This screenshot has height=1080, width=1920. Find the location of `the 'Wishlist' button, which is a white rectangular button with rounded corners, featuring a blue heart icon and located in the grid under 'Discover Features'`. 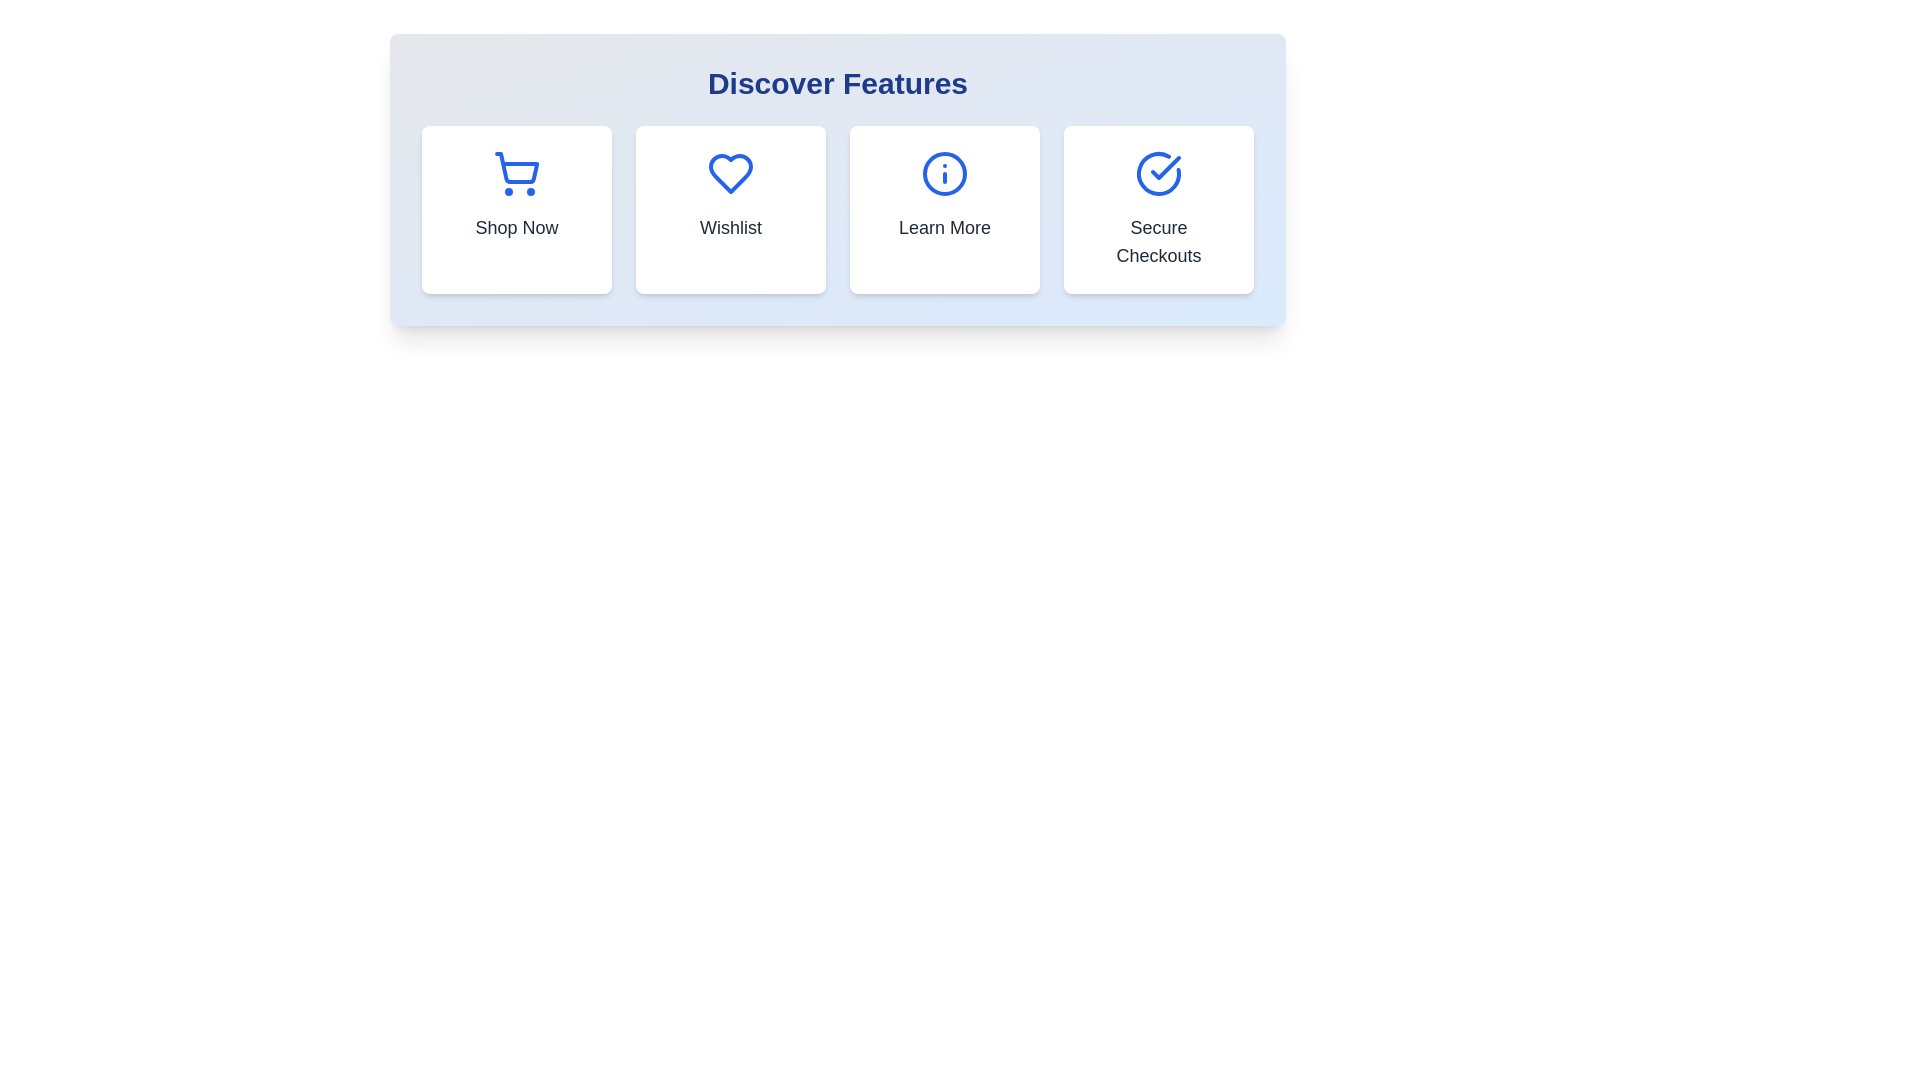

the 'Wishlist' button, which is a white rectangular button with rounded corners, featuring a blue heart icon and located in the grid under 'Discover Features' is located at coordinates (729, 209).